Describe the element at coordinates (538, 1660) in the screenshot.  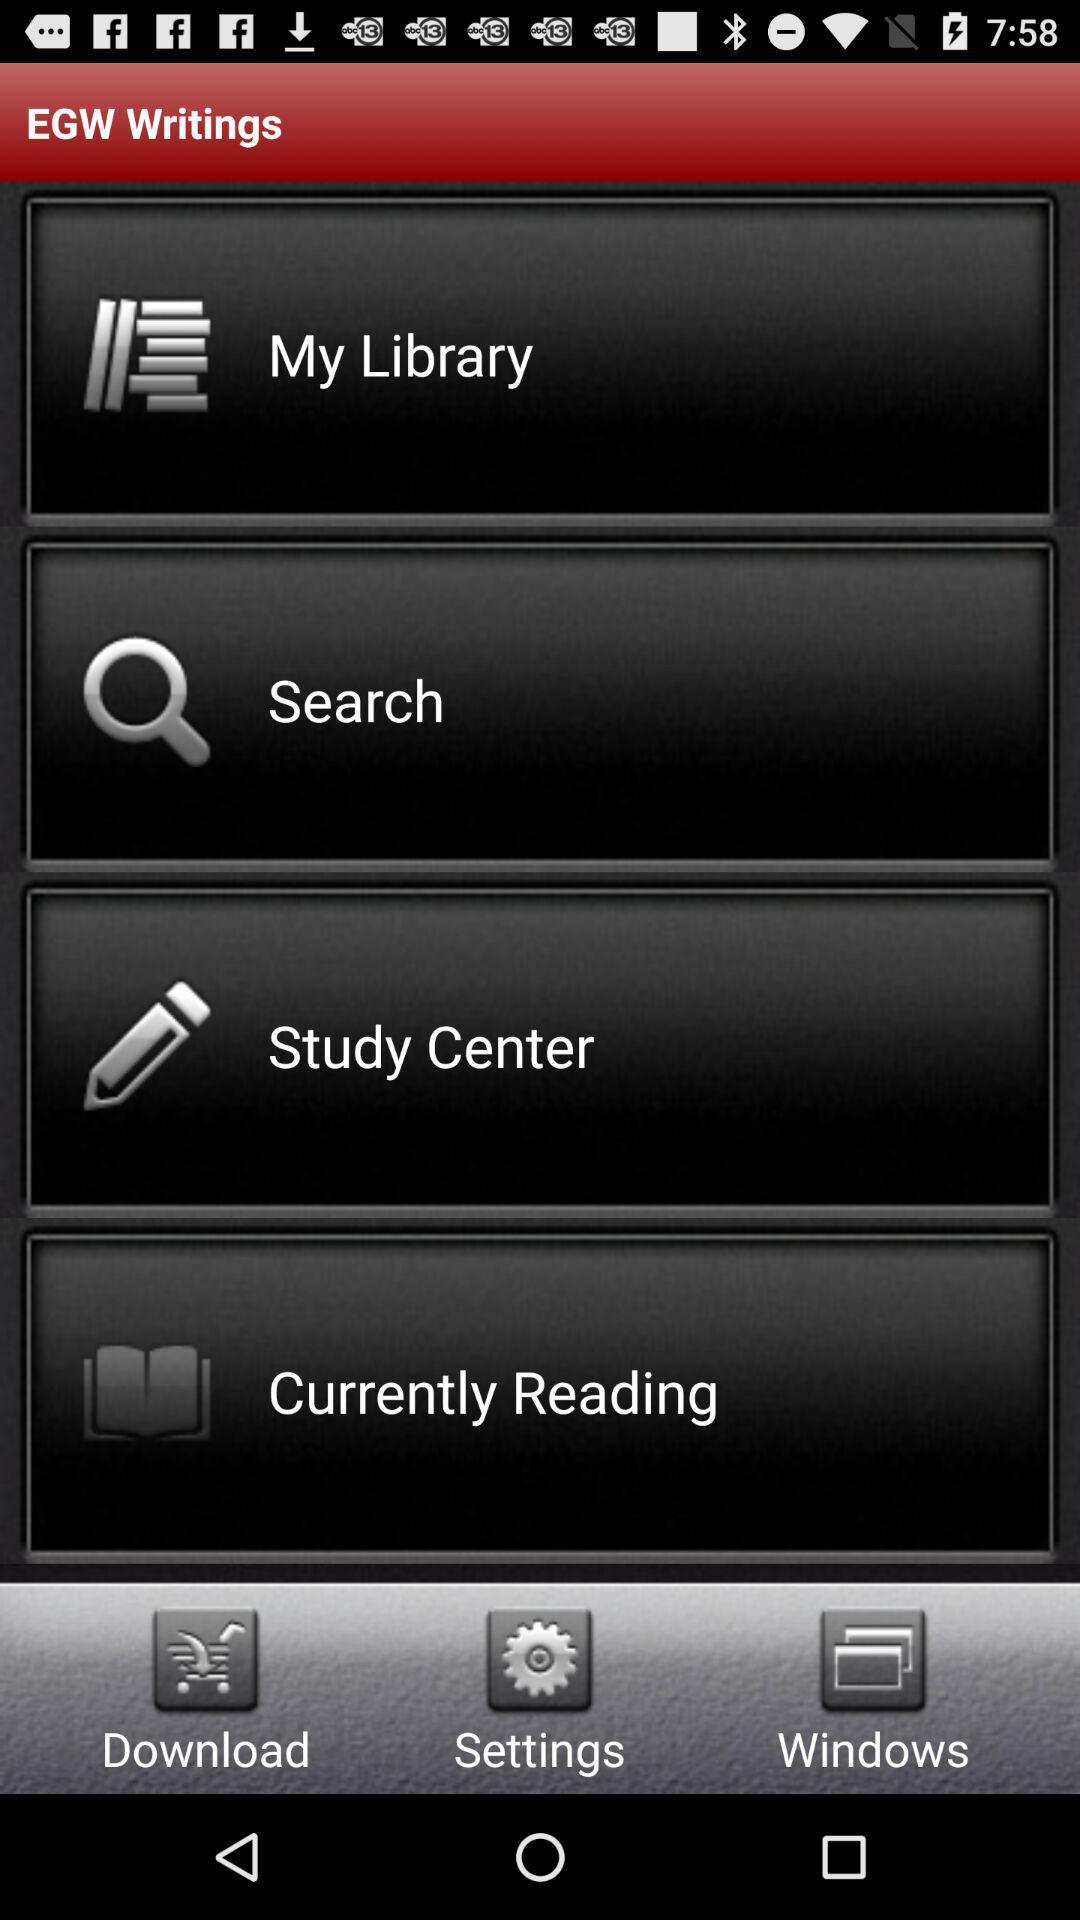
I see `app above settings` at that location.